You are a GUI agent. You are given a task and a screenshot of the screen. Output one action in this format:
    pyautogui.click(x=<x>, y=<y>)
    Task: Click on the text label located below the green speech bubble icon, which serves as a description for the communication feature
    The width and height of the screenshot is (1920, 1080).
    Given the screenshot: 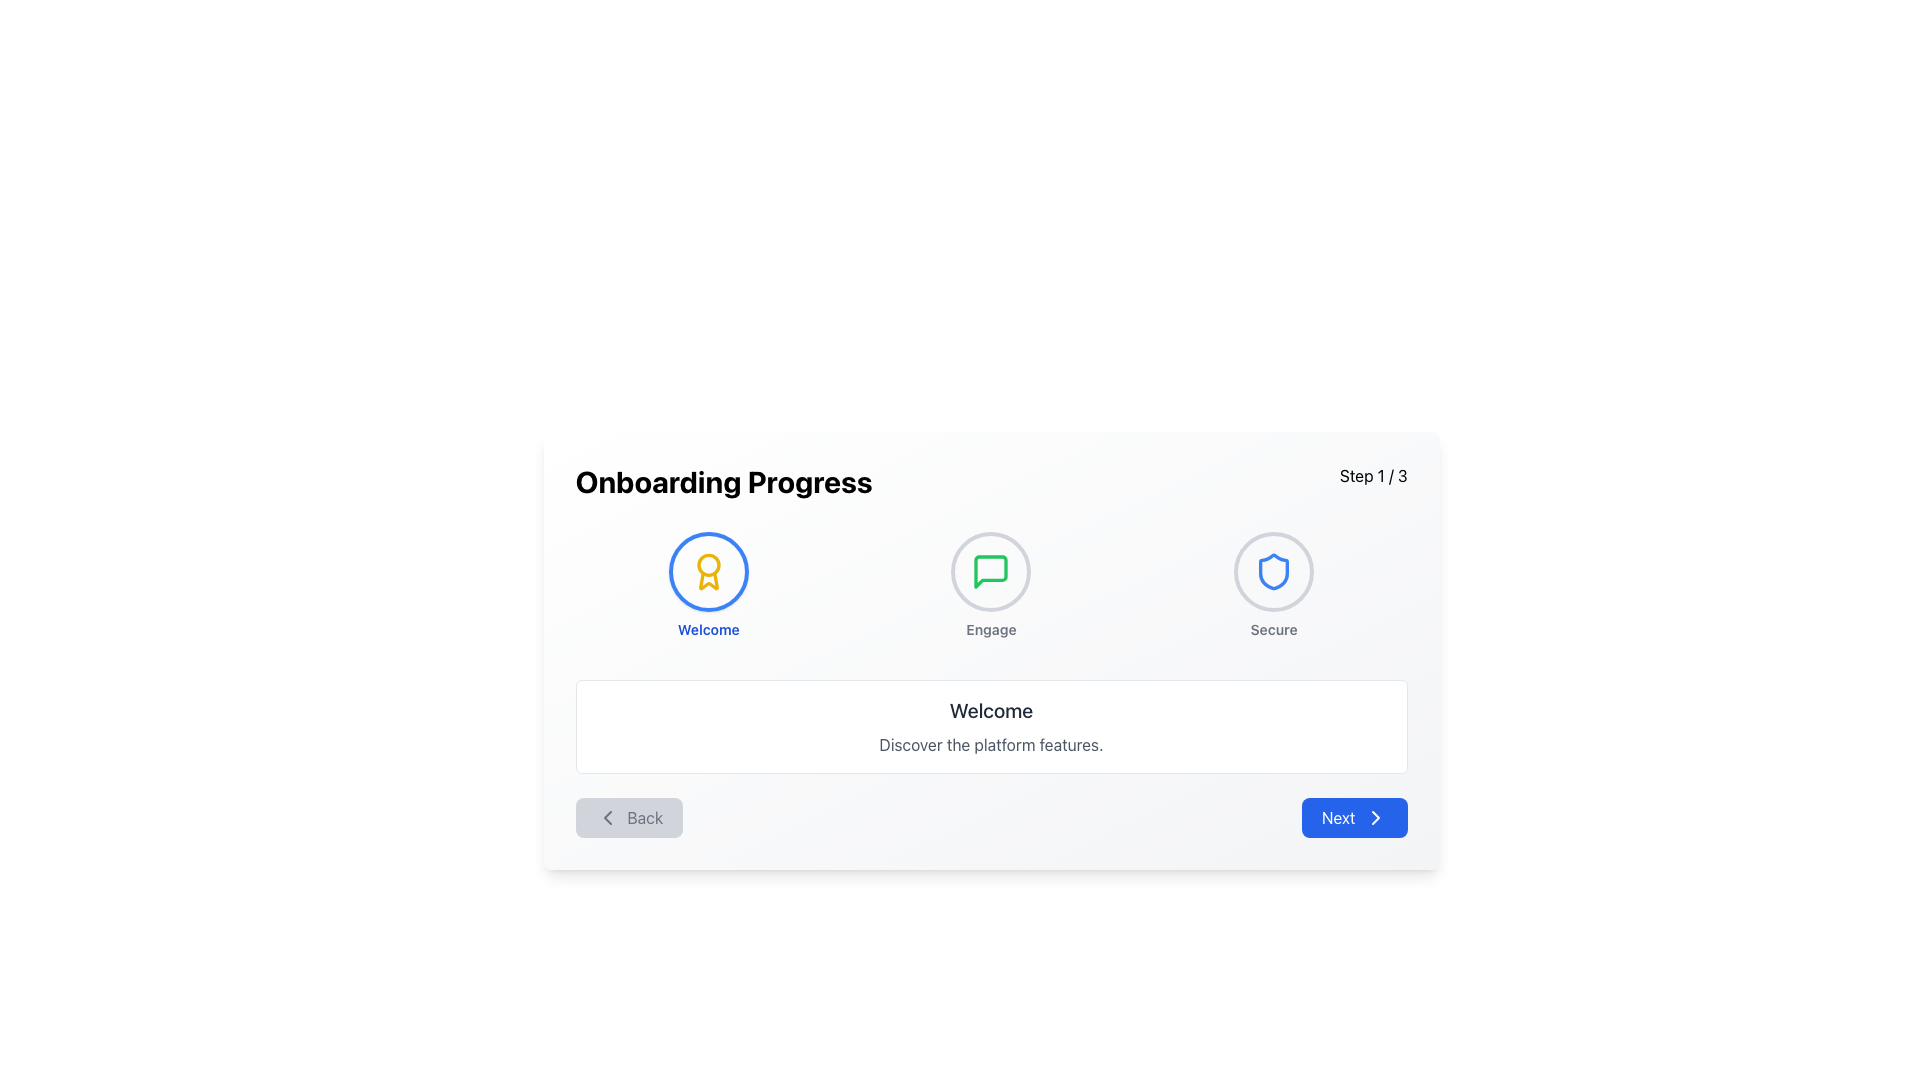 What is the action you would take?
    pyautogui.click(x=991, y=628)
    